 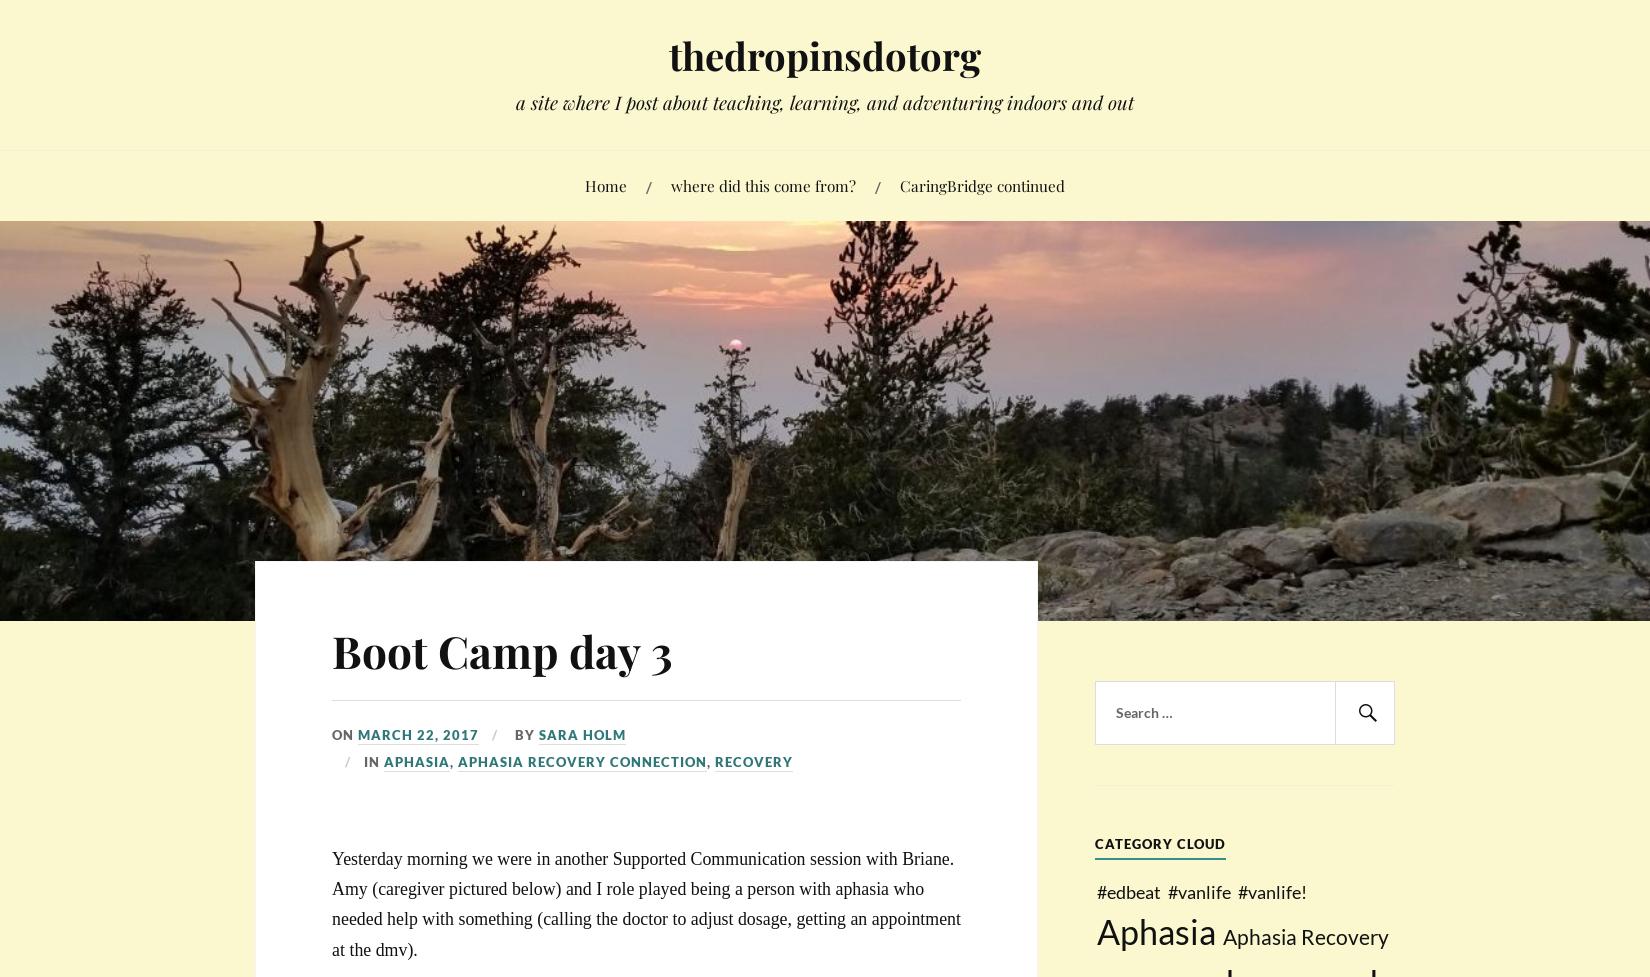 I want to click on 'March 22, 2017', so click(x=358, y=734).